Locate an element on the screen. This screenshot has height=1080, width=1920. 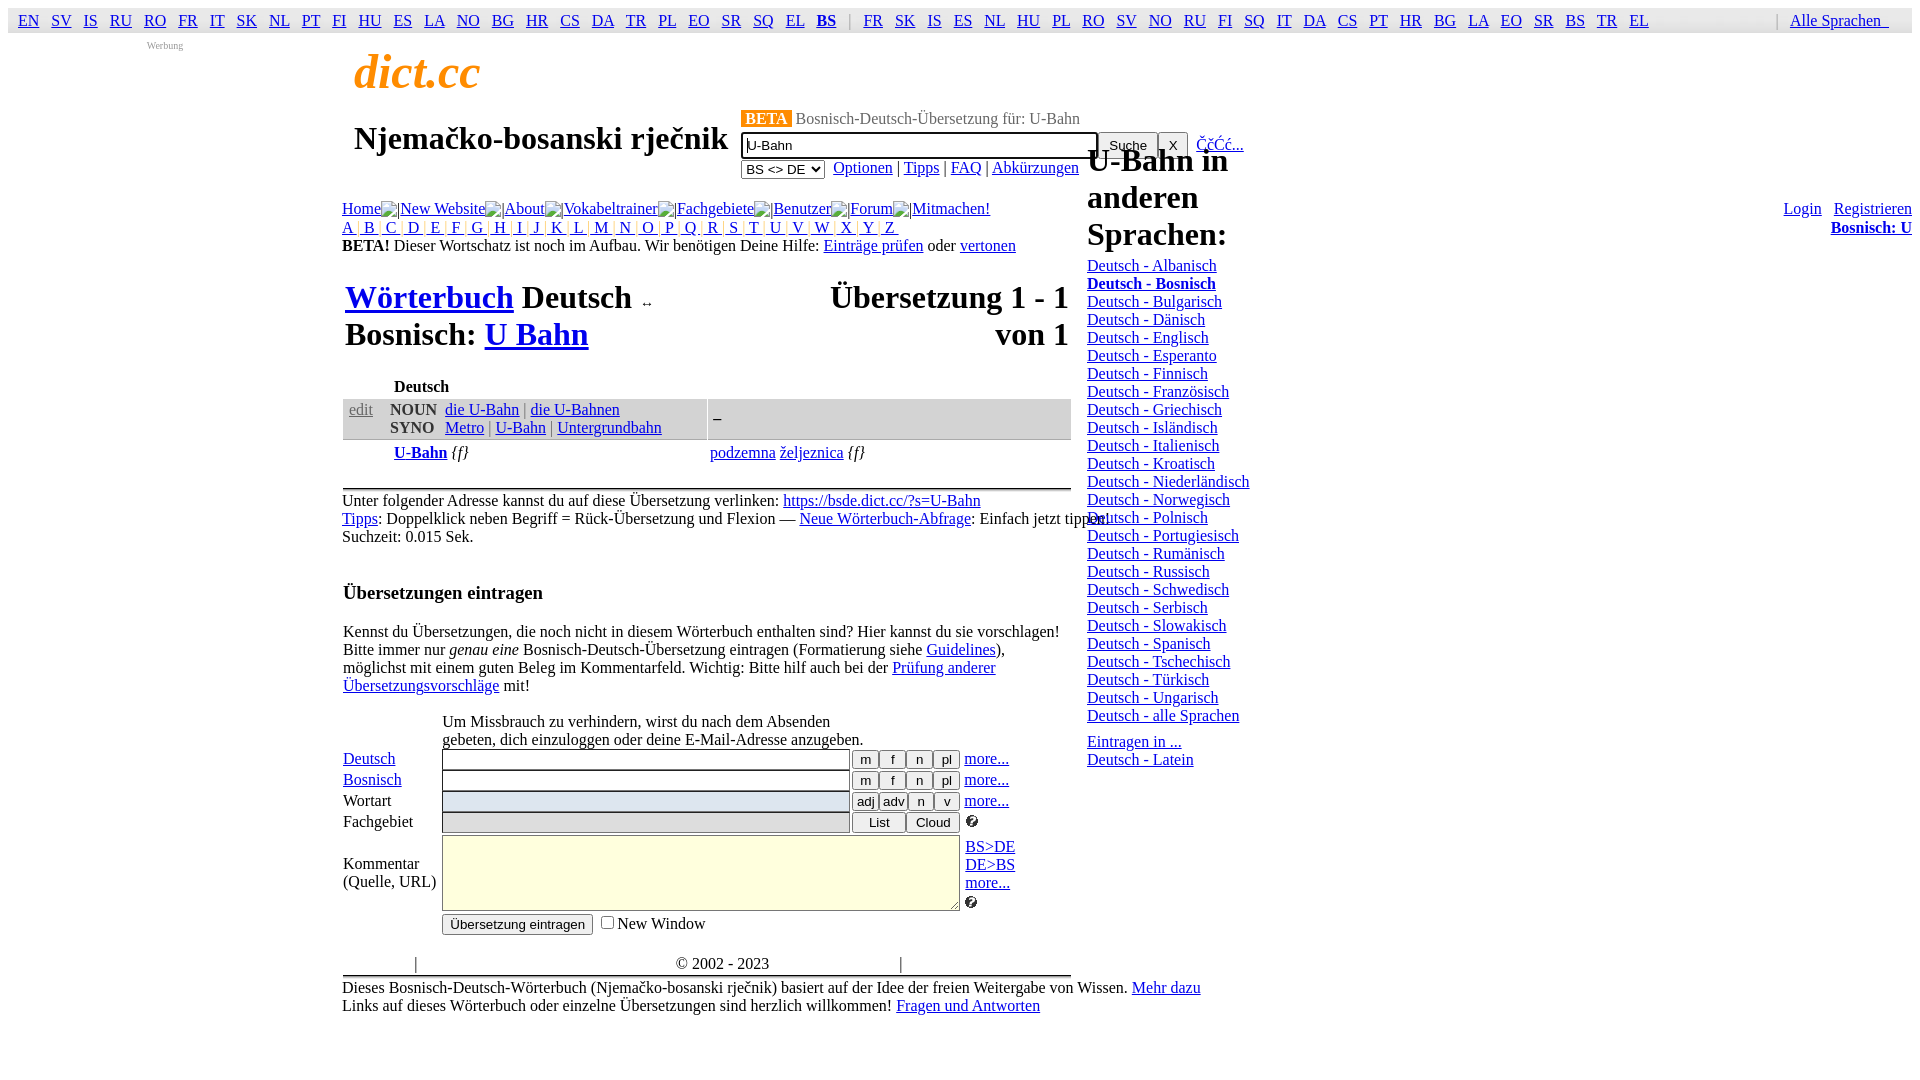
'U' is located at coordinates (775, 226).